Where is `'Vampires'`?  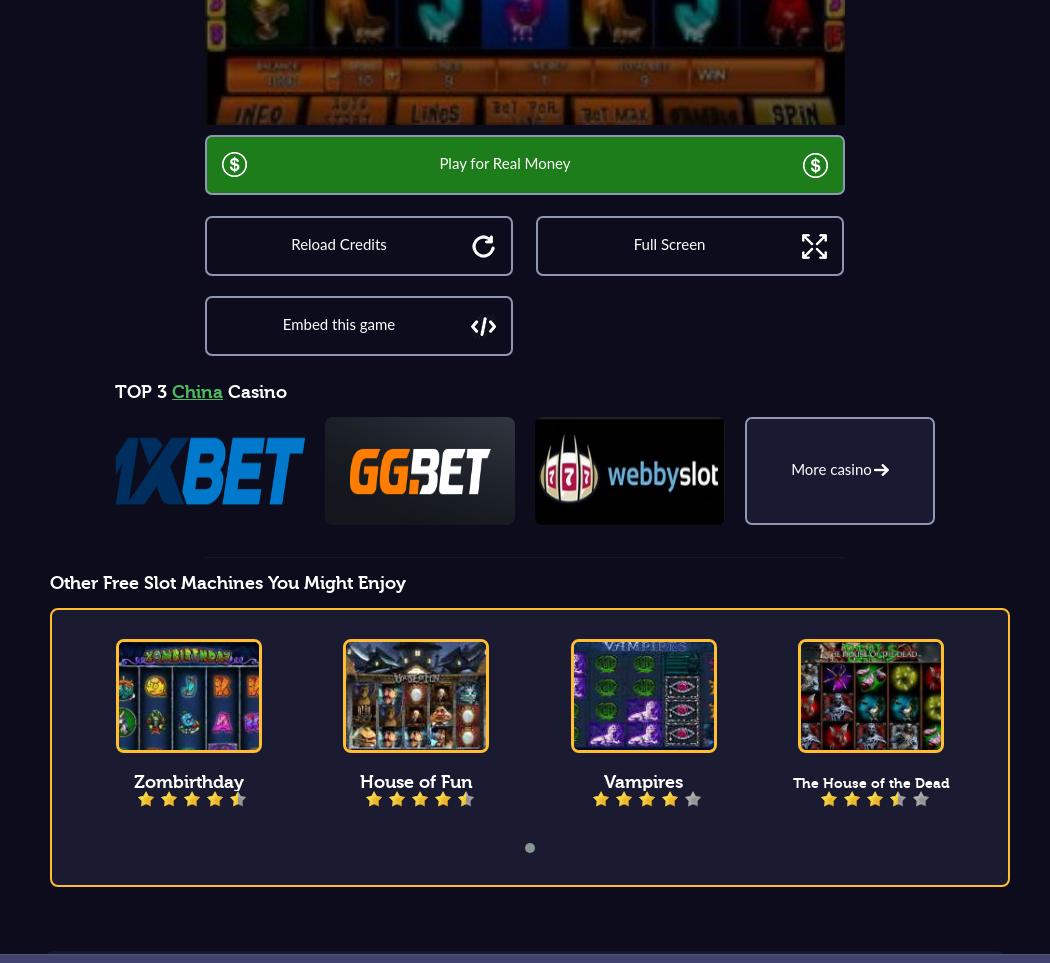
'Vampires' is located at coordinates (642, 782).